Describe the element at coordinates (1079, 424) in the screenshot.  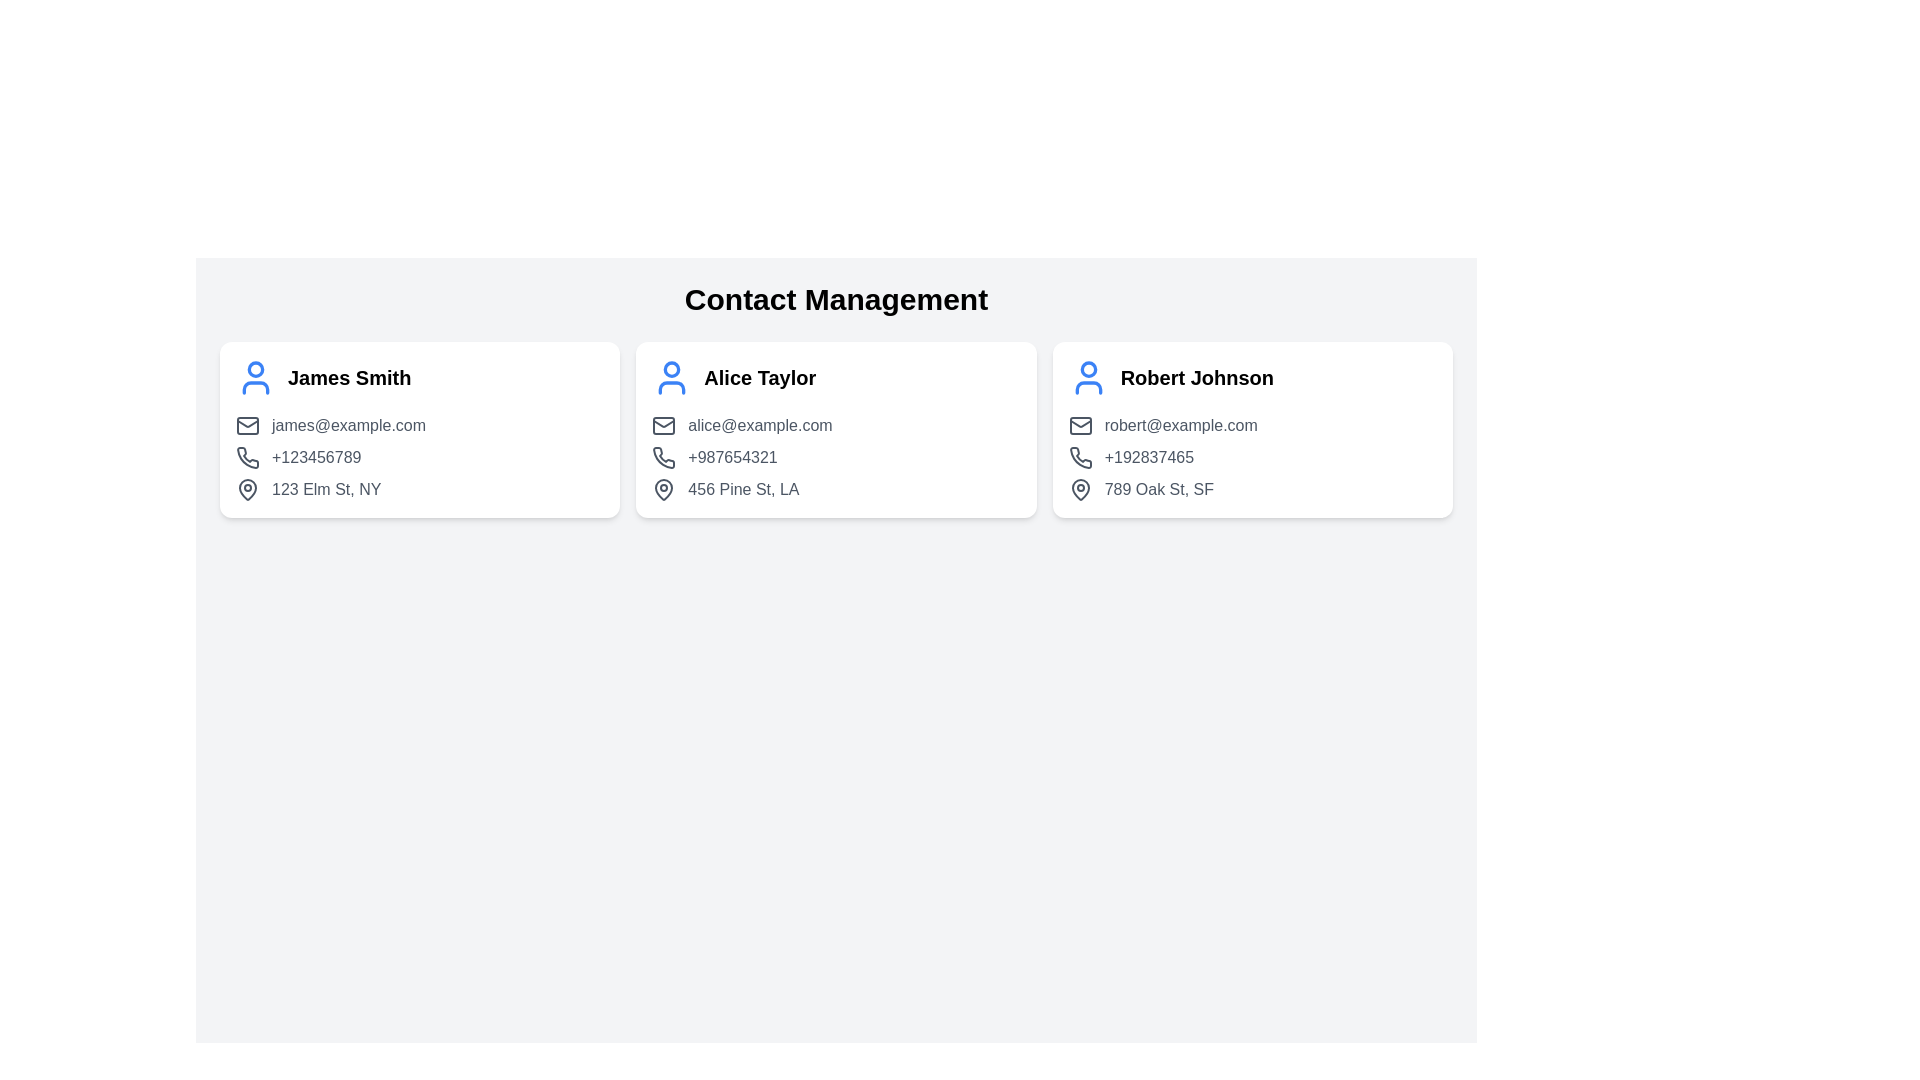
I see `the mail icon element, which is styled as an outline of an envelope and positioned to the left of the email address 'robert@example.com' in the third card from the left of the contact entries` at that location.